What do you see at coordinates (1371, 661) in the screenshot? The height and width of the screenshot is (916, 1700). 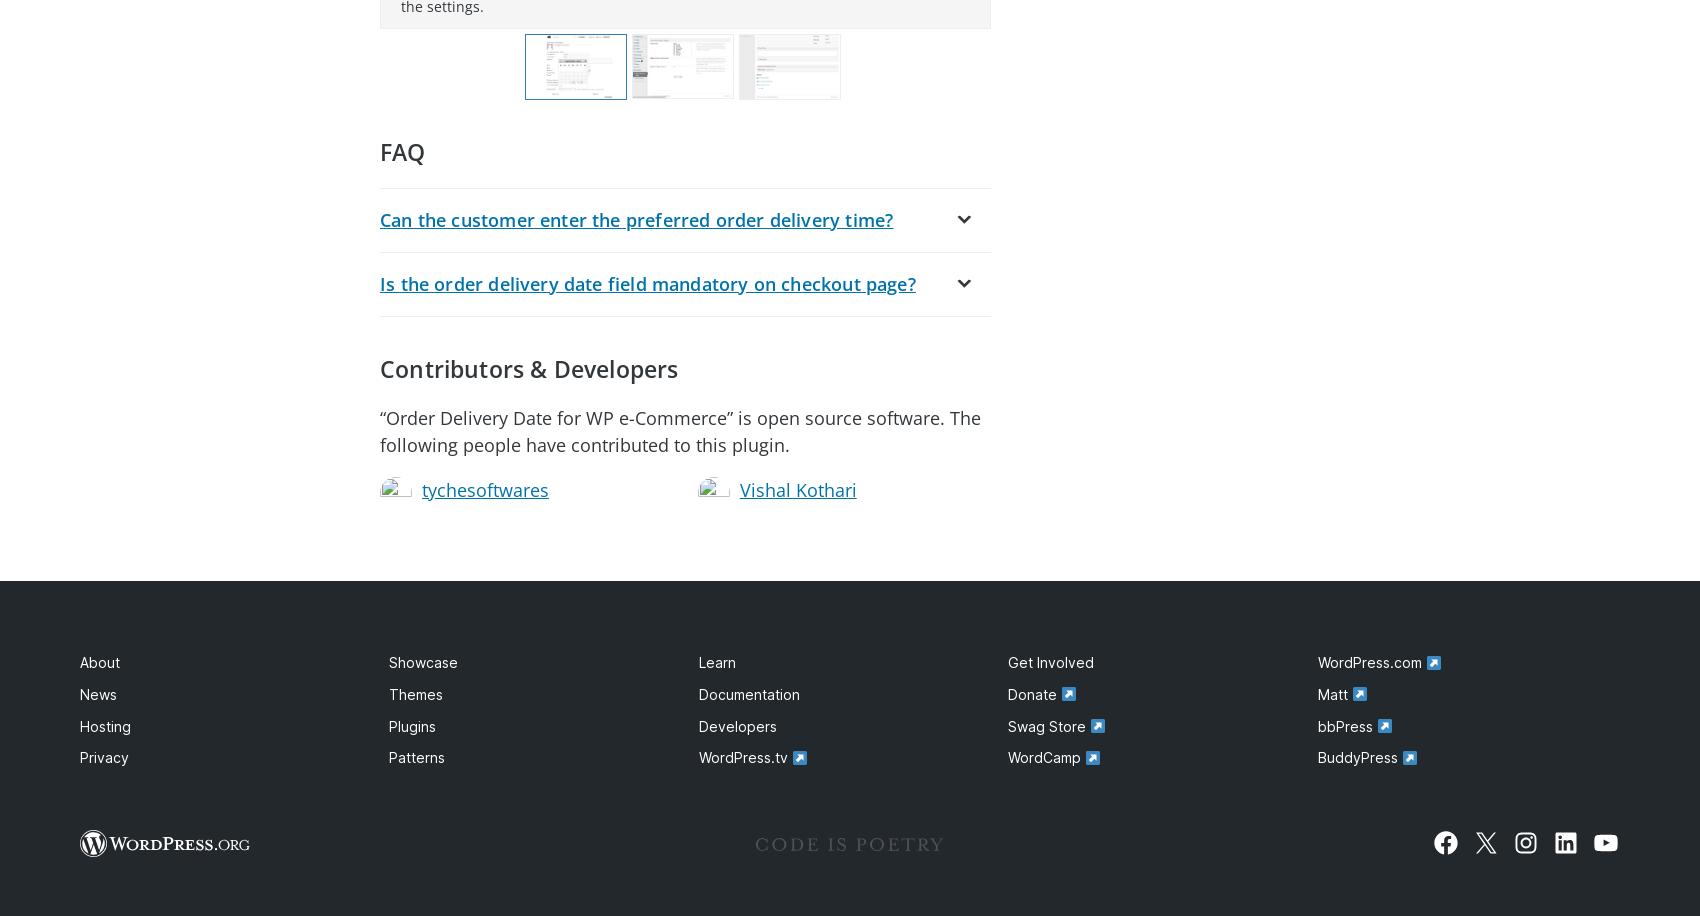 I see `'WordPress.com'` at bounding box center [1371, 661].